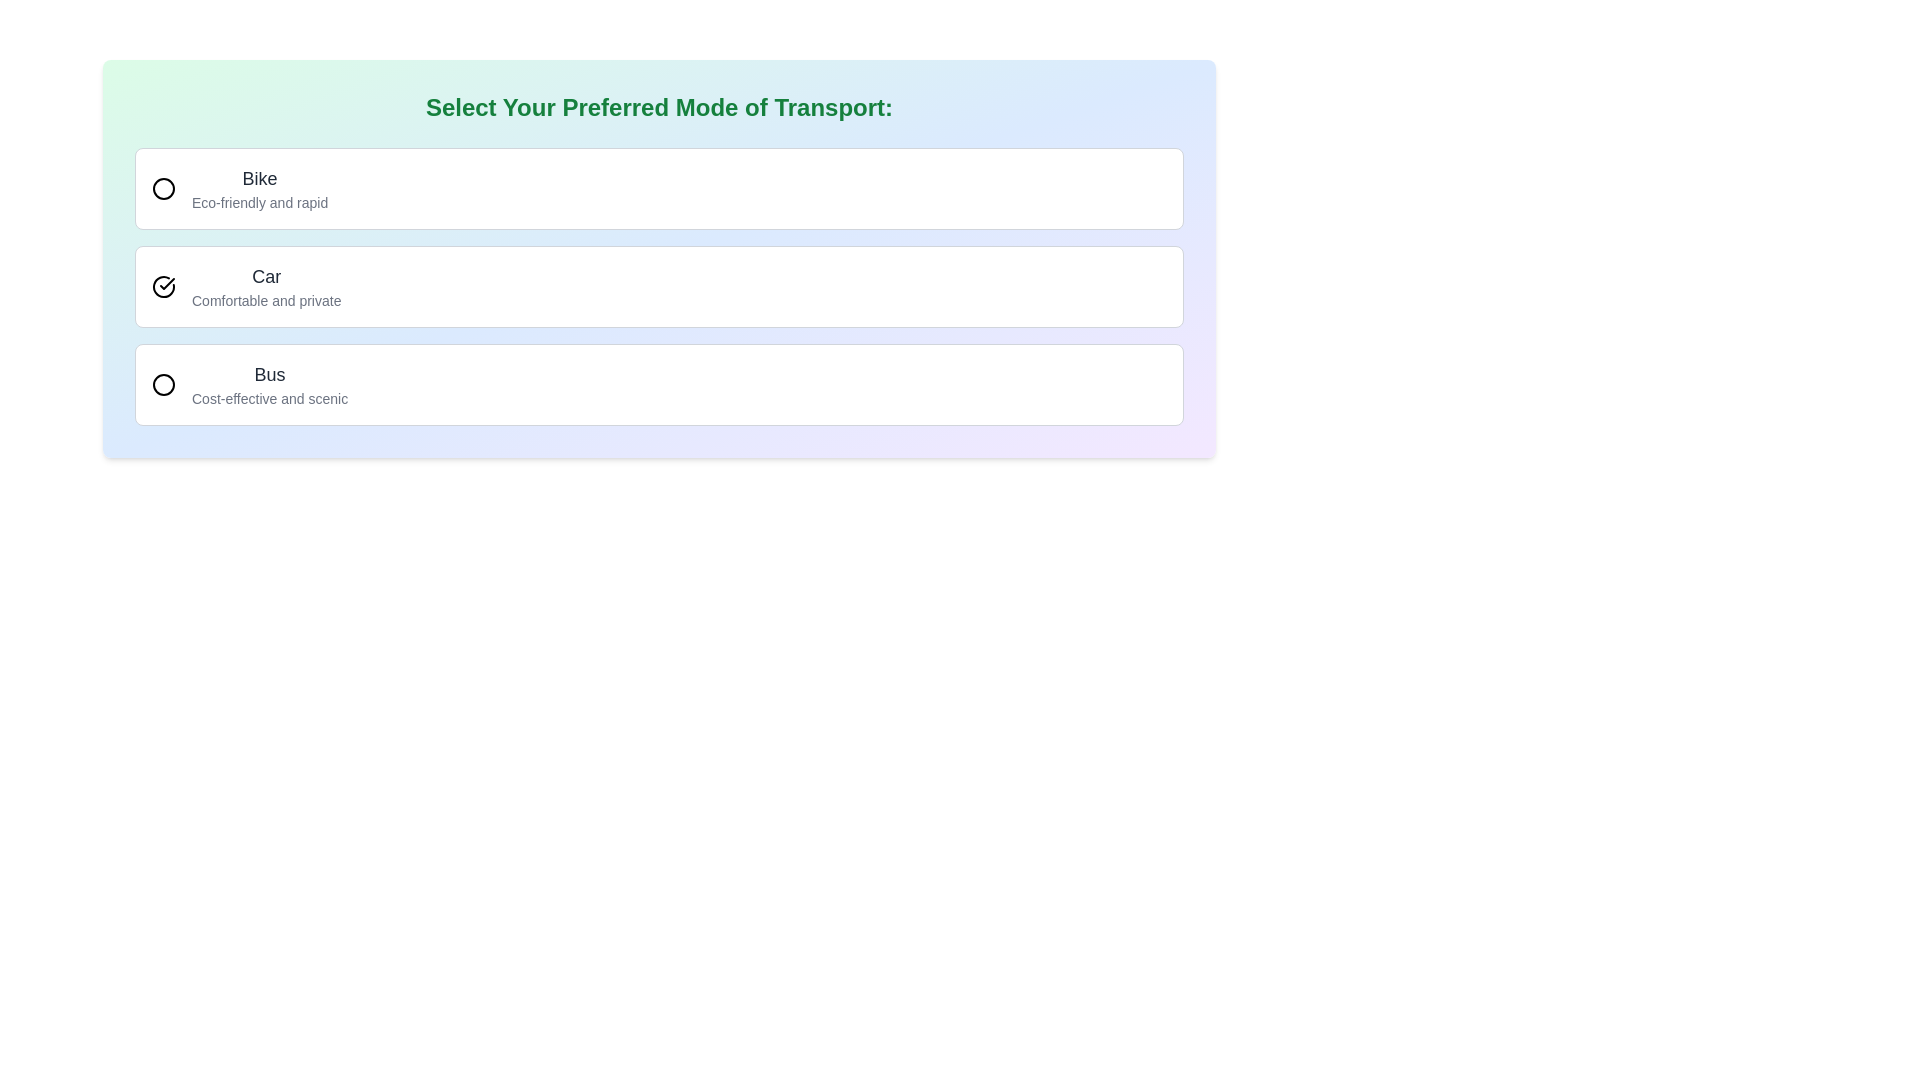 This screenshot has width=1920, height=1080. Describe the element at coordinates (259, 203) in the screenshot. I see `the static text label providing additional information about the 'Bike' option, located underneath the 'Bike' heading in the transport modes list` at that location.